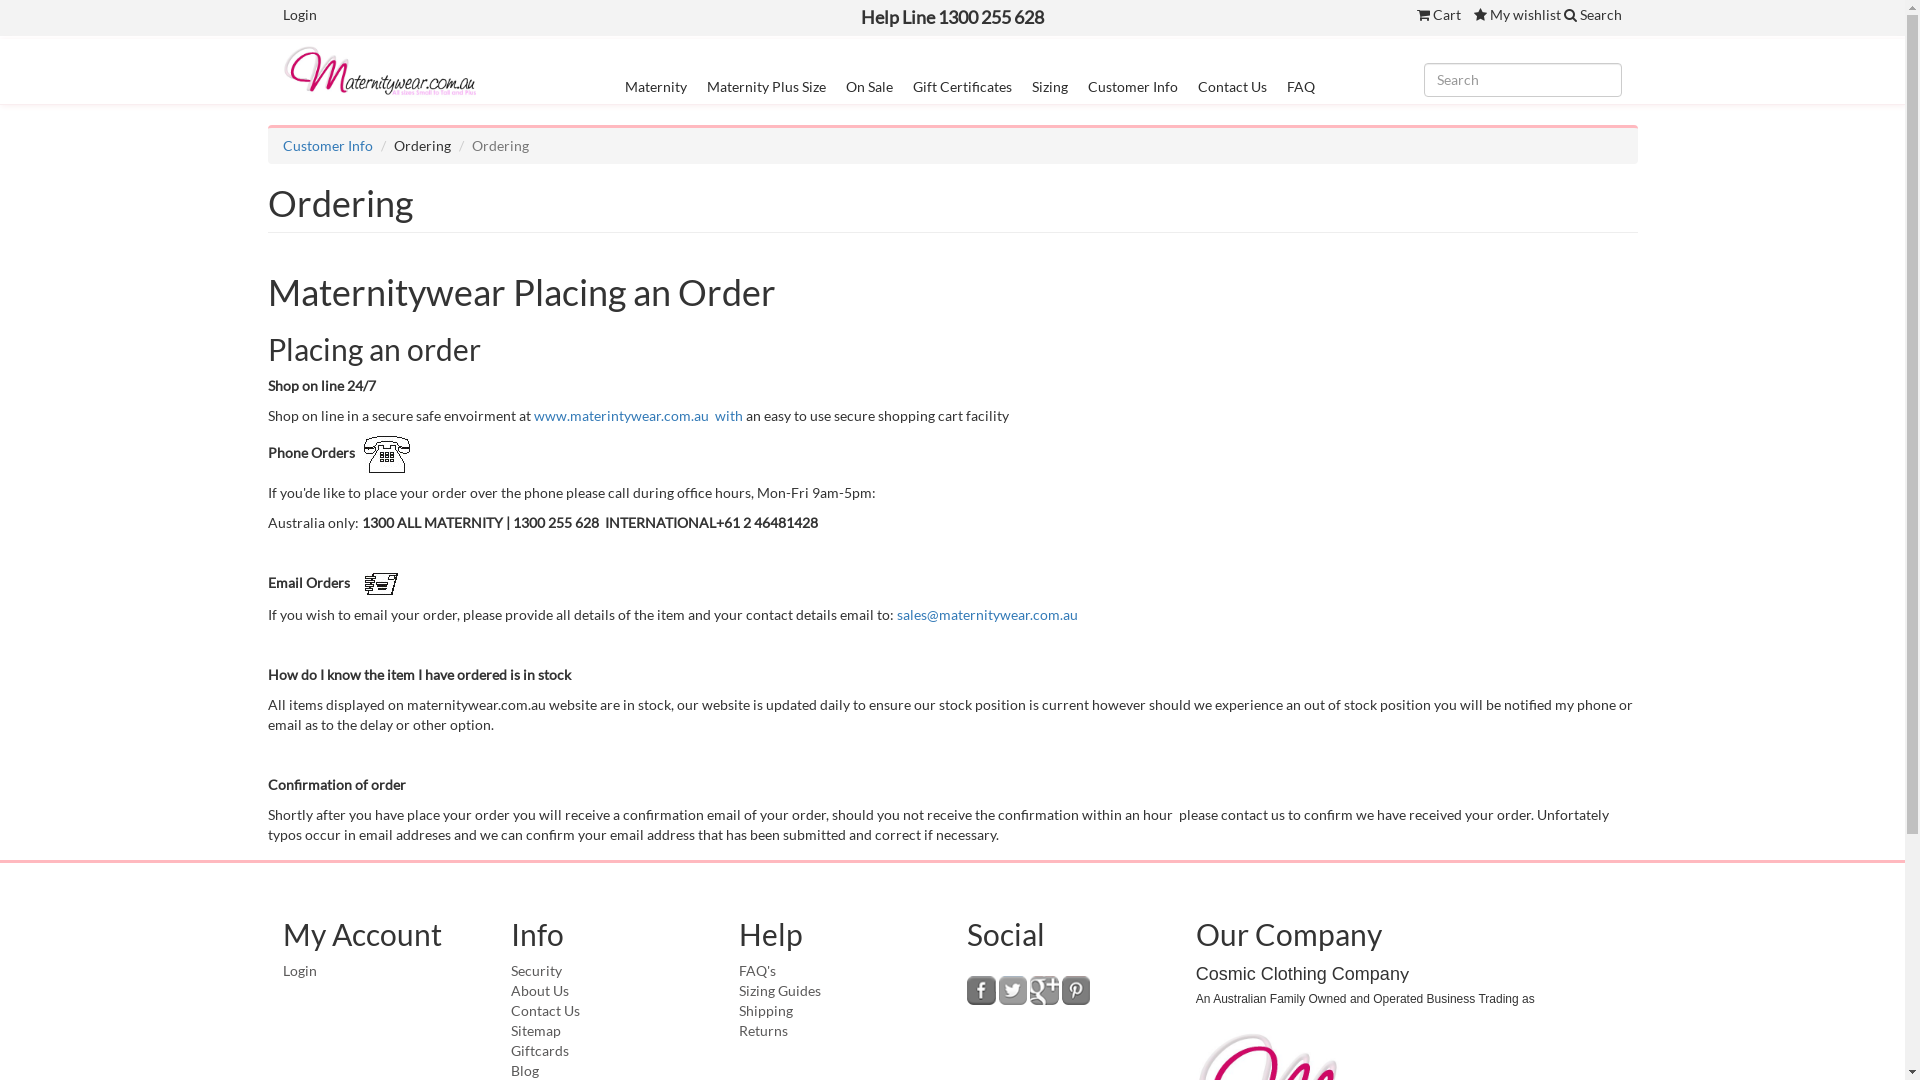 This screenshot has width=1920, height=1080. Describe the element at coordinates (1043, 990) in the screenshot. I see `'Google Plus'` at that location.